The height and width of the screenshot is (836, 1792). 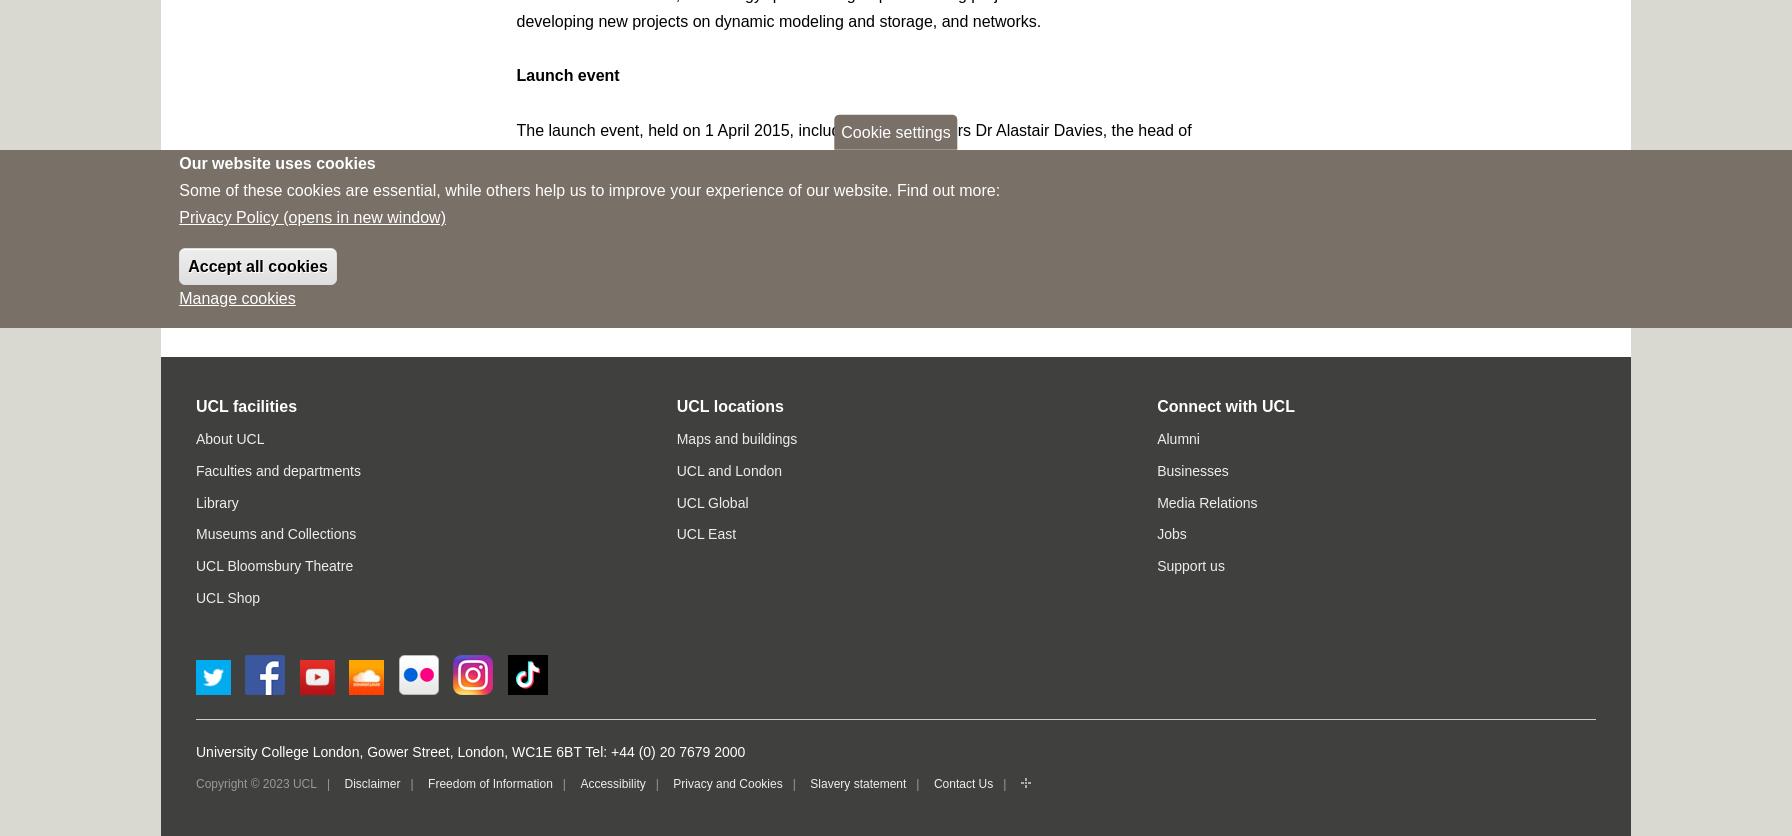 What do you see at coordinates (1190, 564) in the screenshot?
I see `'Support us'` at bounding box center [1190, 564].